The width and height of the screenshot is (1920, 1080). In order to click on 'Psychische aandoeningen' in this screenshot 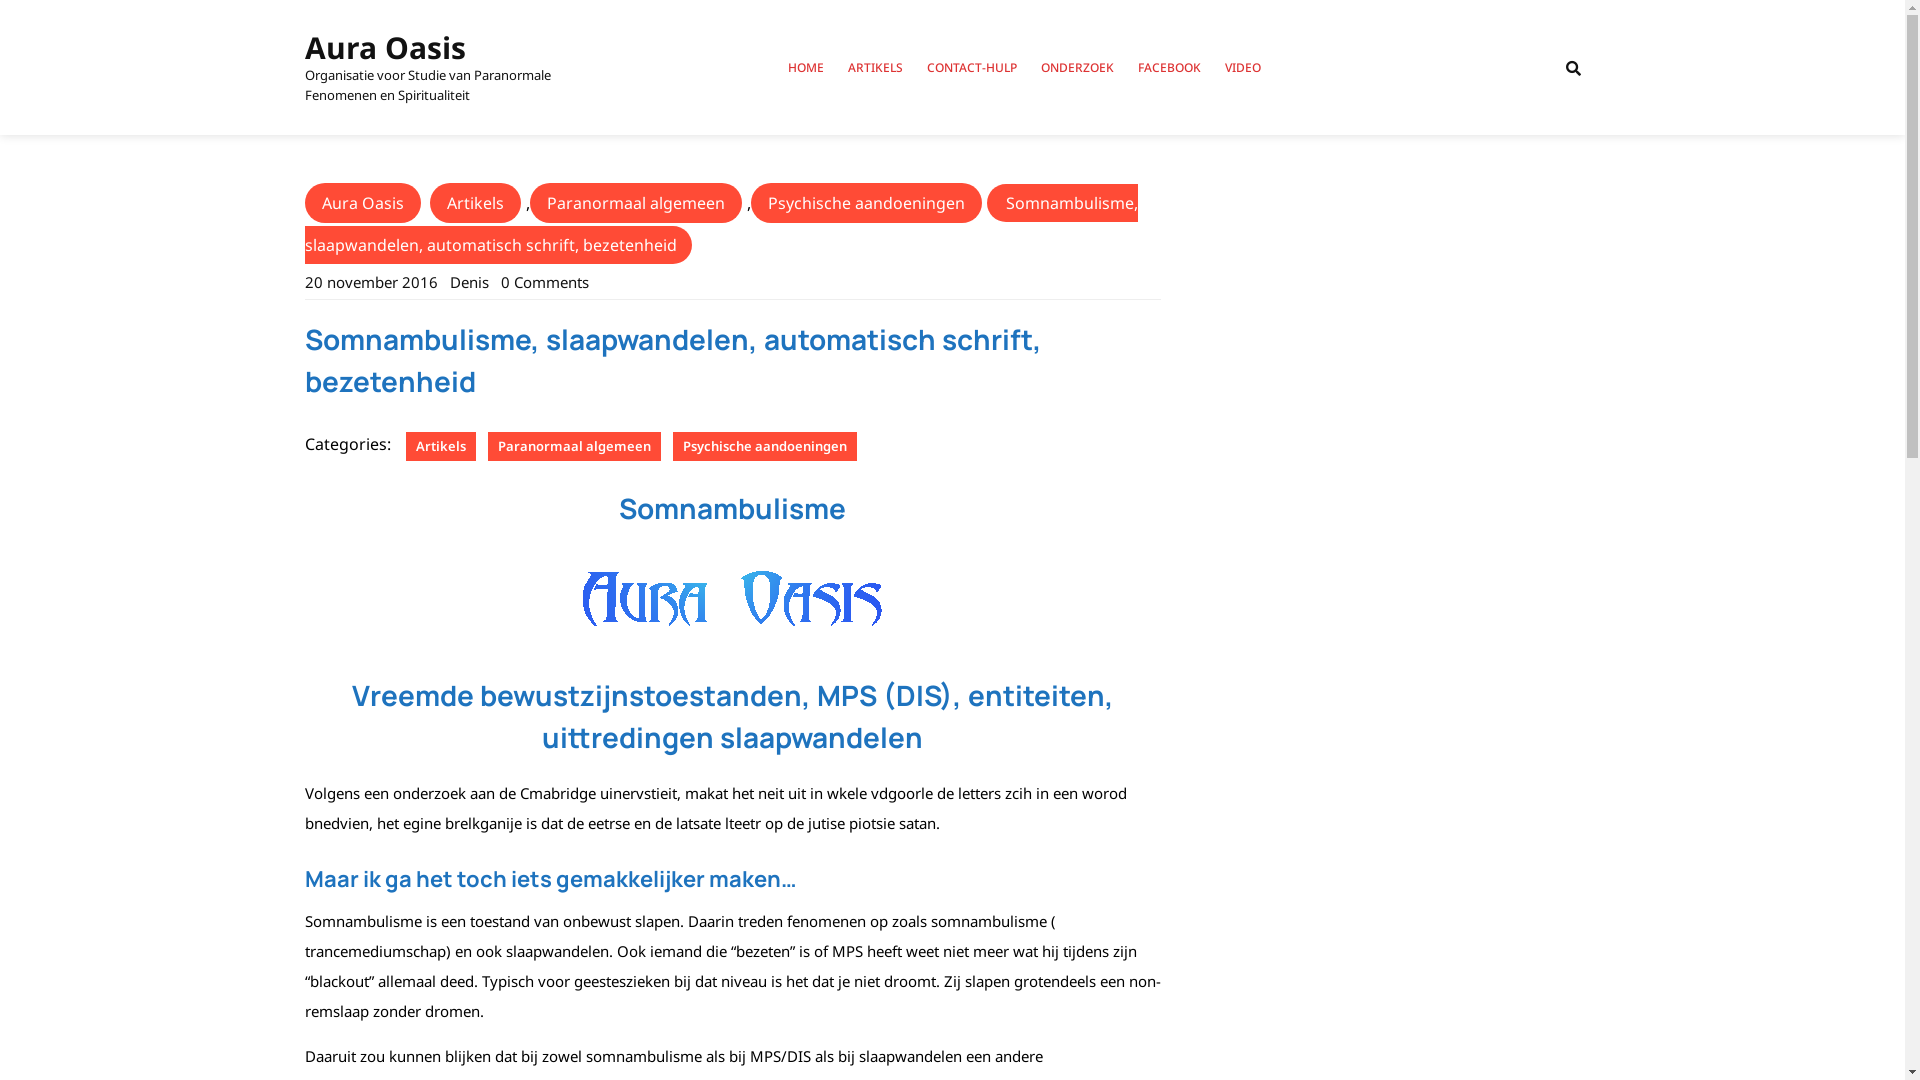, I will do `click(762, 445)`.